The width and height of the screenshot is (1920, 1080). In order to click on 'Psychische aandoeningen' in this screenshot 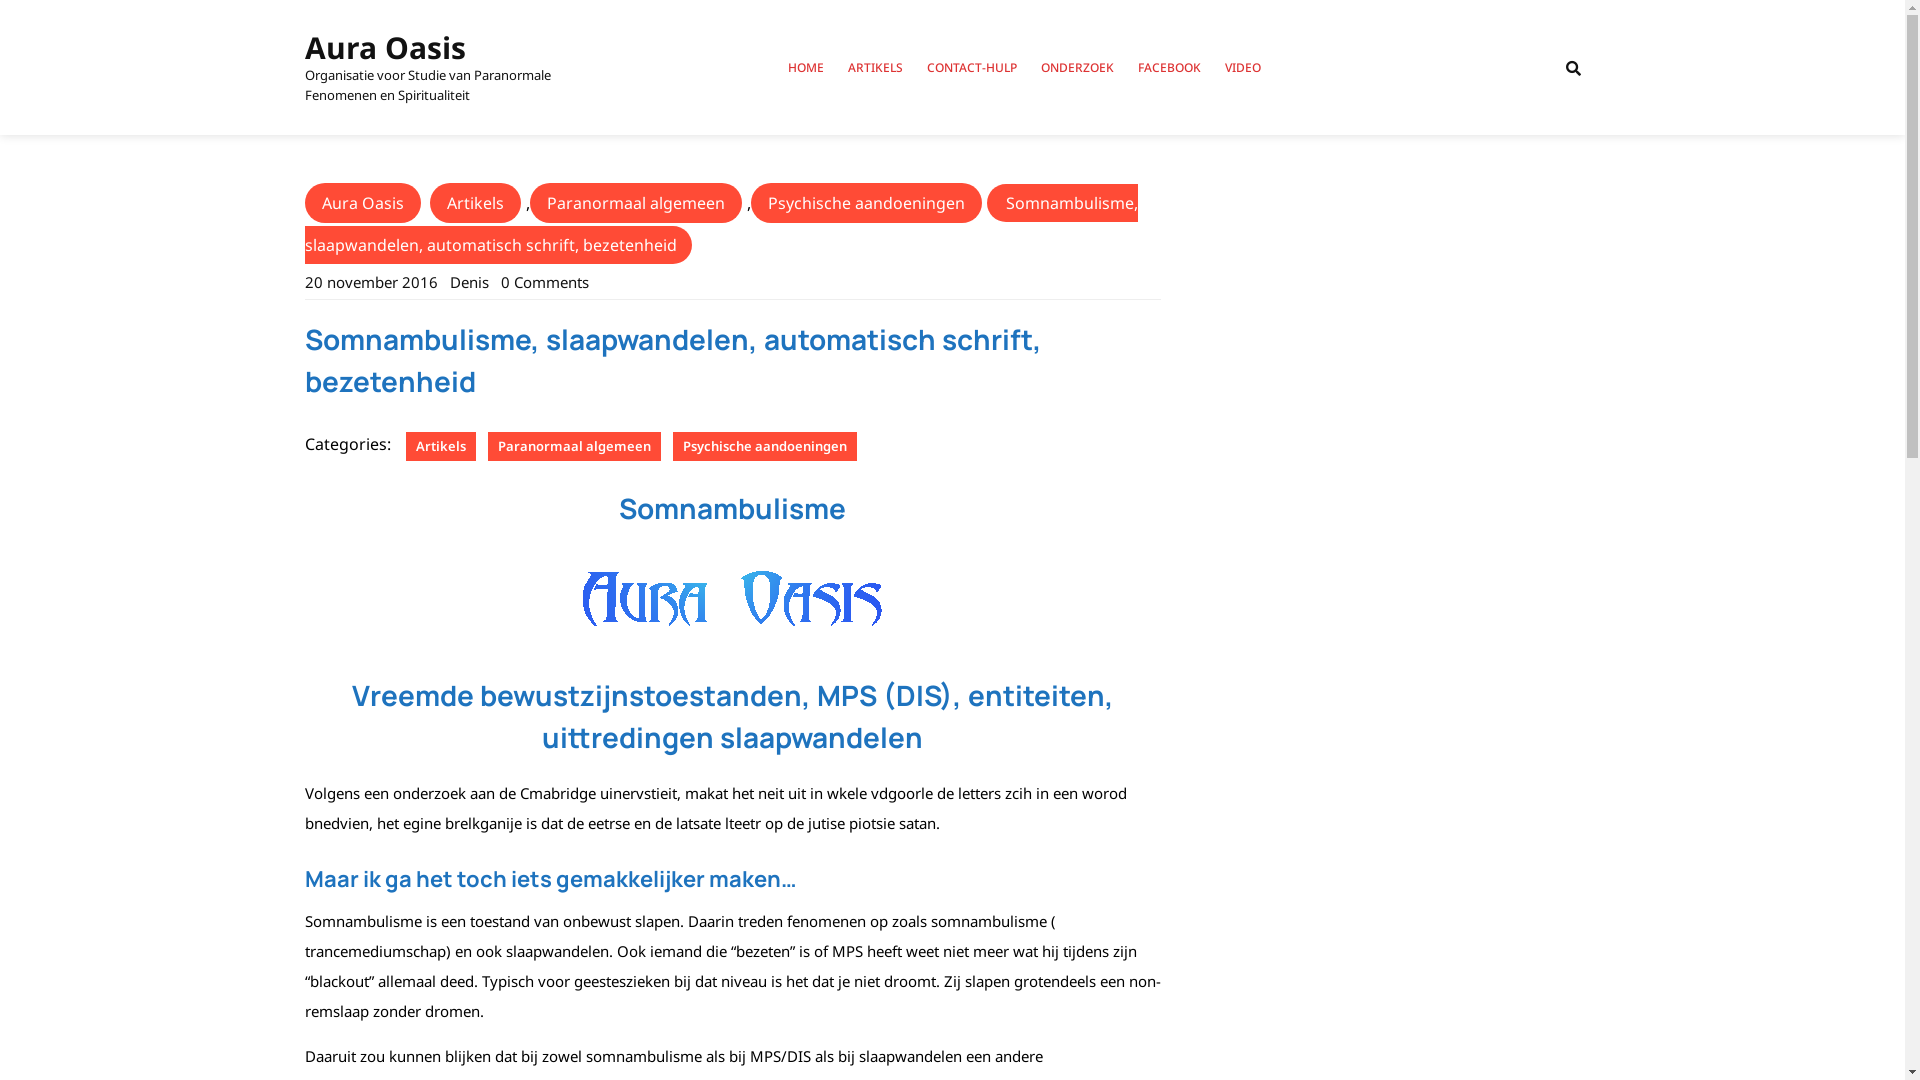, I will do `click(762, 445)`.